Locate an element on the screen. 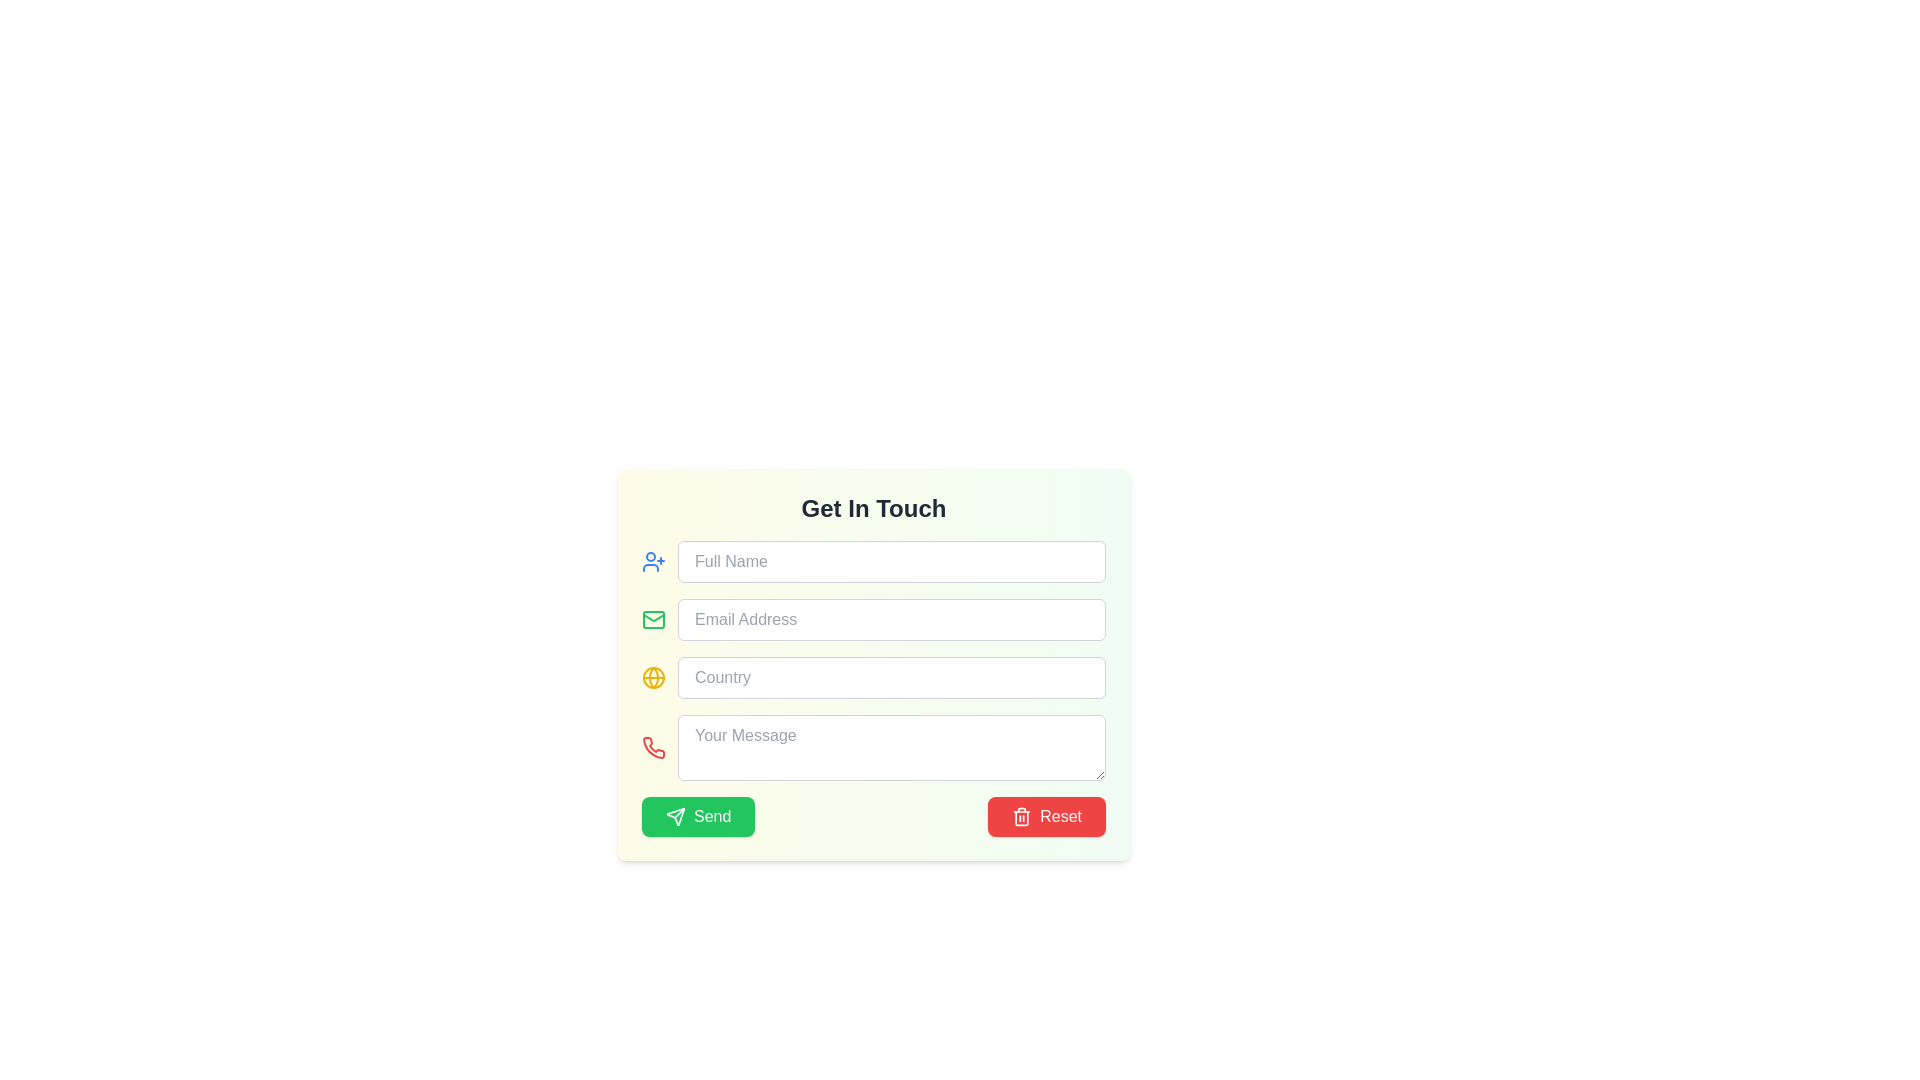 Image resolution: width=1920 pixels, height=1080 pixels. the header text element that indicates the purpose of the contact form, which is positioned at the top of the vertically aligned form interface is located at coordinates (873, 508).